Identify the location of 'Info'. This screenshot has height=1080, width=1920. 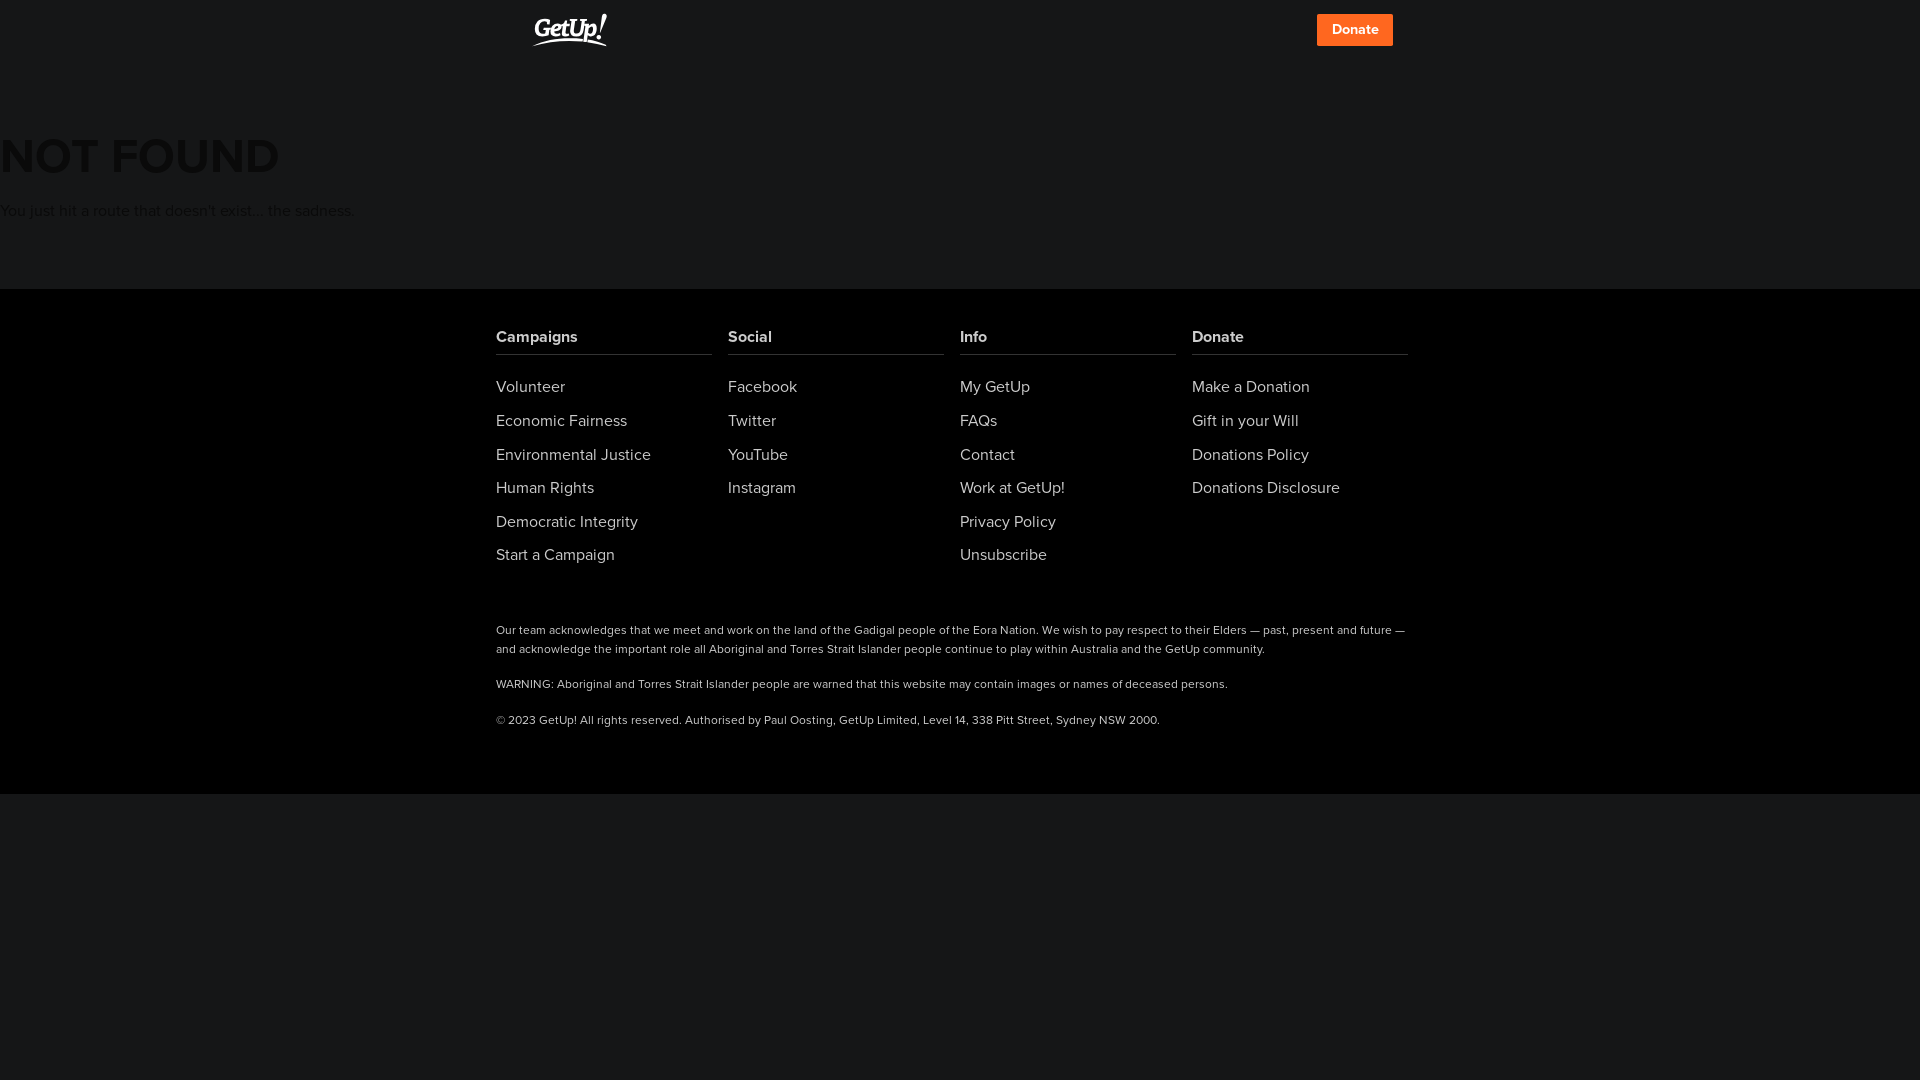
(973, 335).